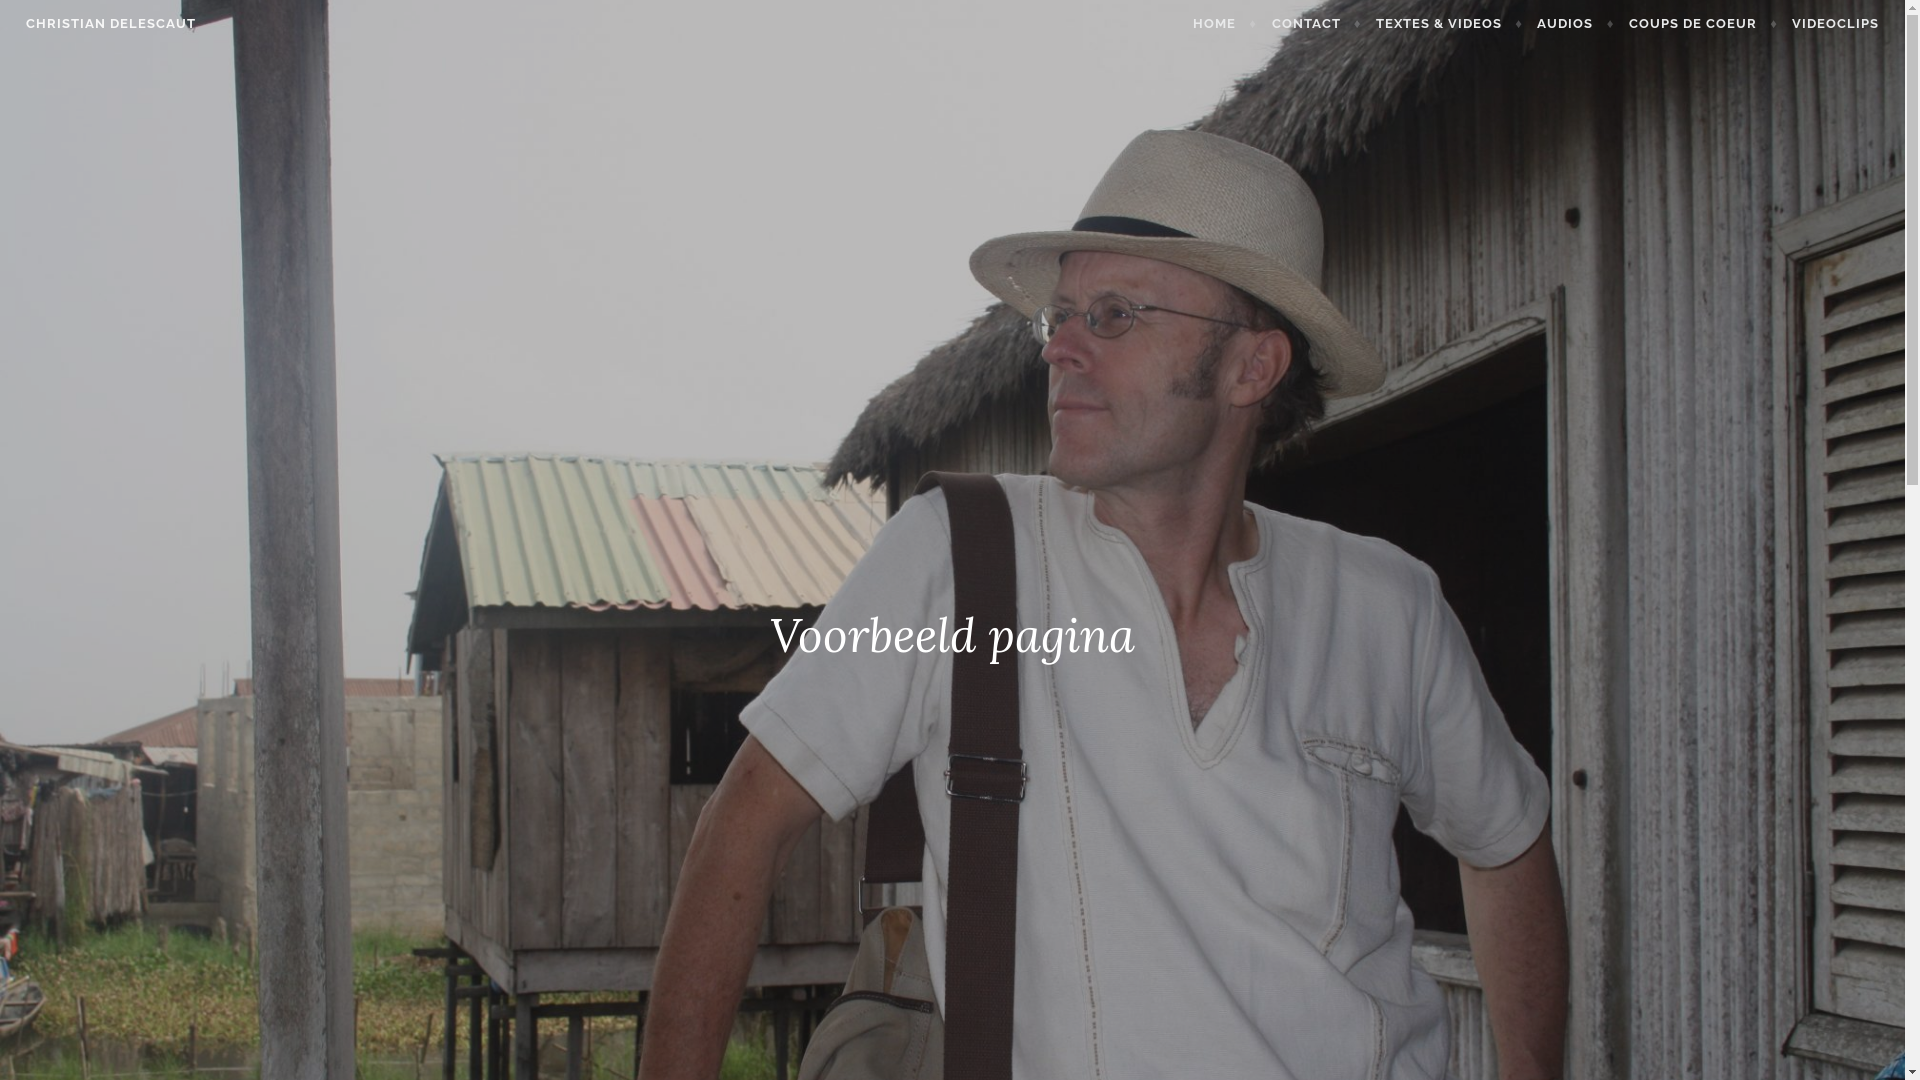 The image size is (1920, 1080). Describe the element at coordinates (109, 23) in the screenshot. I see `'CHRISTIAN DELESCAUT'` at that location.